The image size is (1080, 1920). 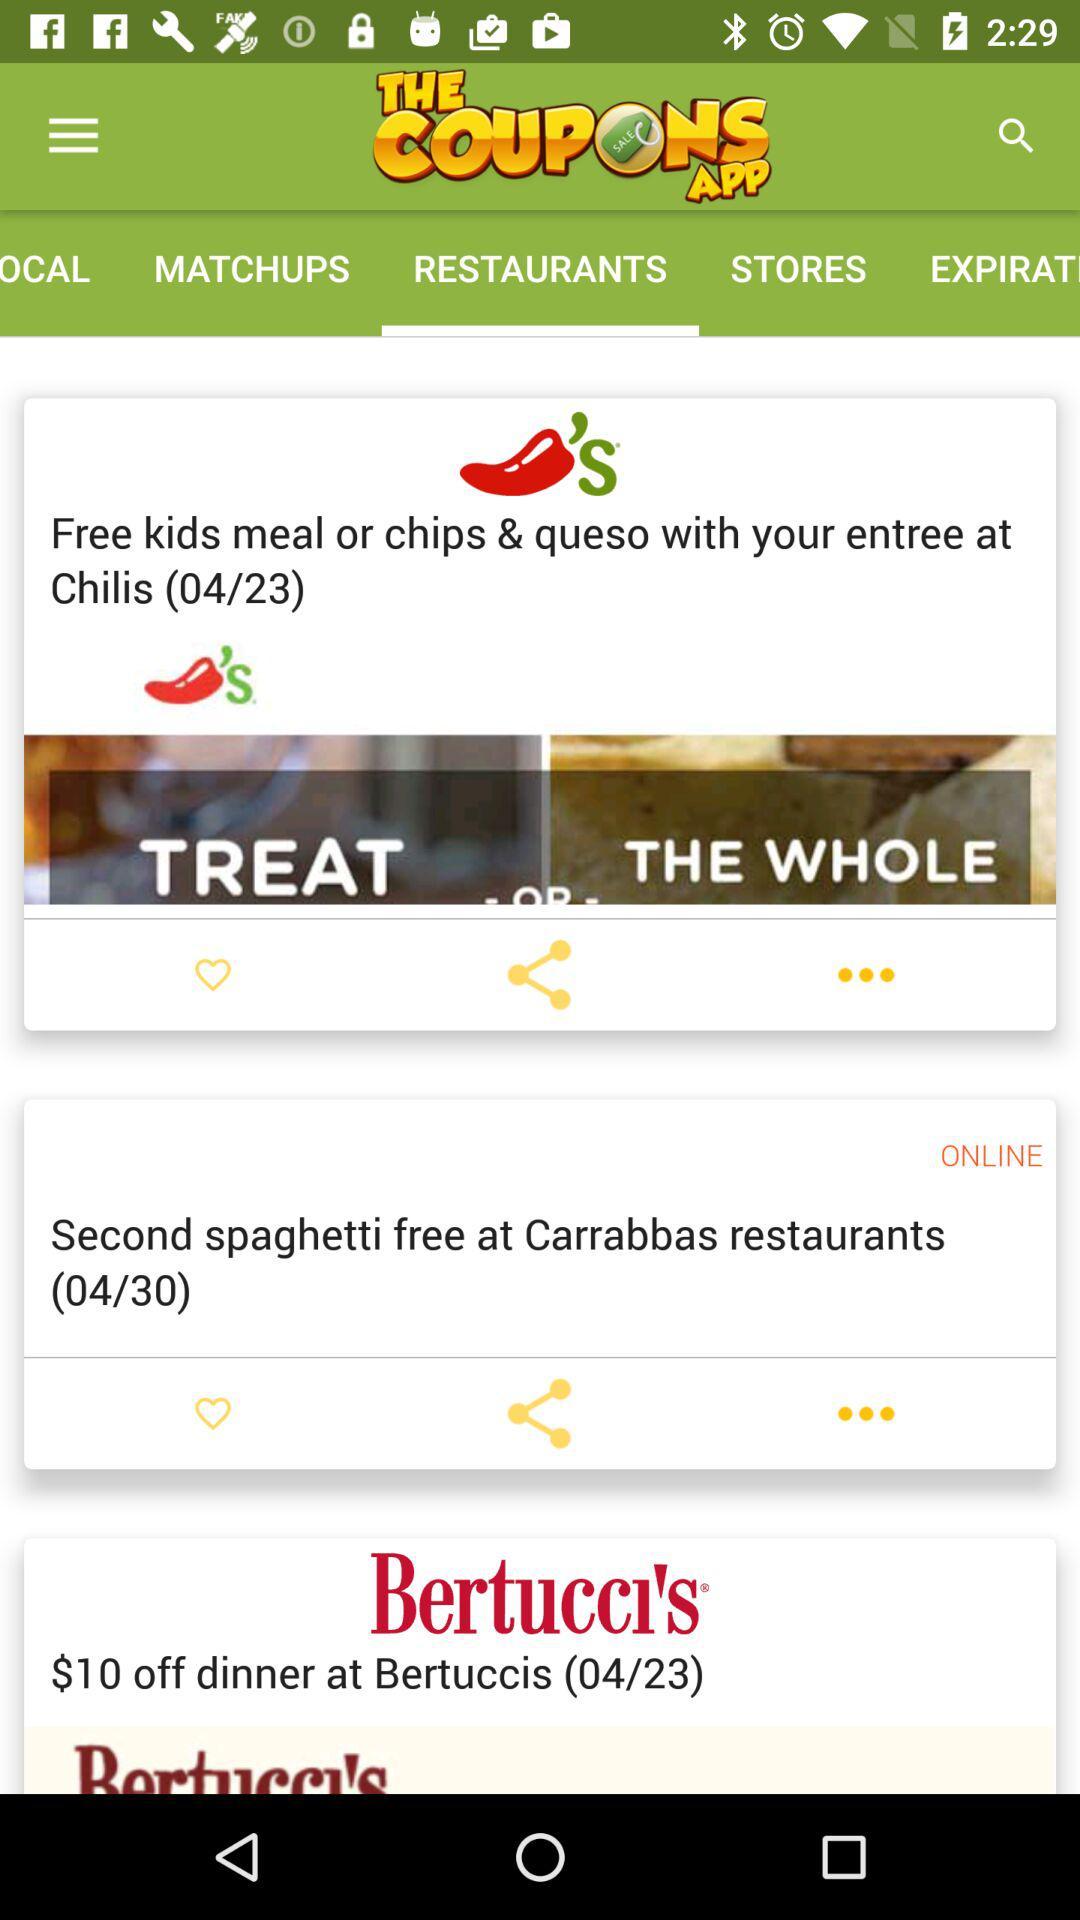 What do you see at coordinates (538, 1412) in the screenshot?
I see `share coupon` at bounding box center [538, 1412].